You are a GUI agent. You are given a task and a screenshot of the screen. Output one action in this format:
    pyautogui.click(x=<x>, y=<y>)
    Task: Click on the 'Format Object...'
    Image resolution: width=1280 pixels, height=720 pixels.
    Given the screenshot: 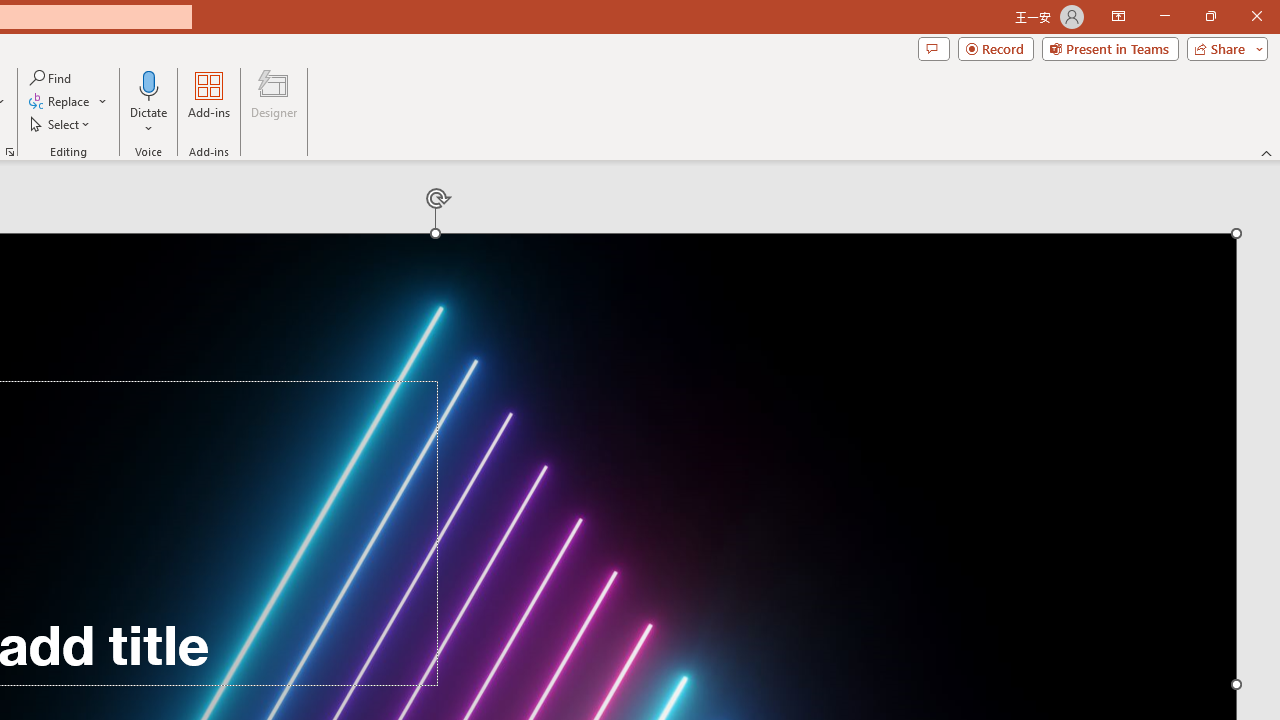 What is the action you would take?
    pyautogui.click(x=10, y=150)
    